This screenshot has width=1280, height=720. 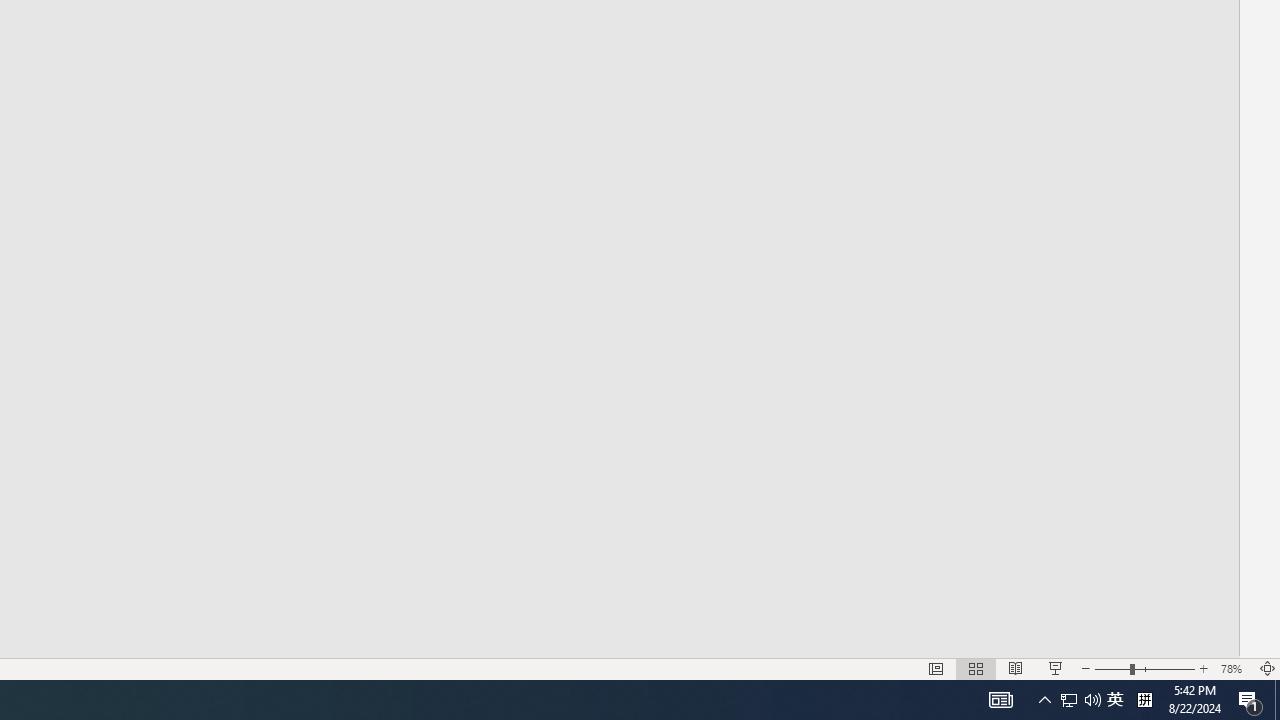 What do you see at coordinates (1233, 669) in the screenshot?
I see `'Zoom 78%'` at bounding box center [1233, 669].